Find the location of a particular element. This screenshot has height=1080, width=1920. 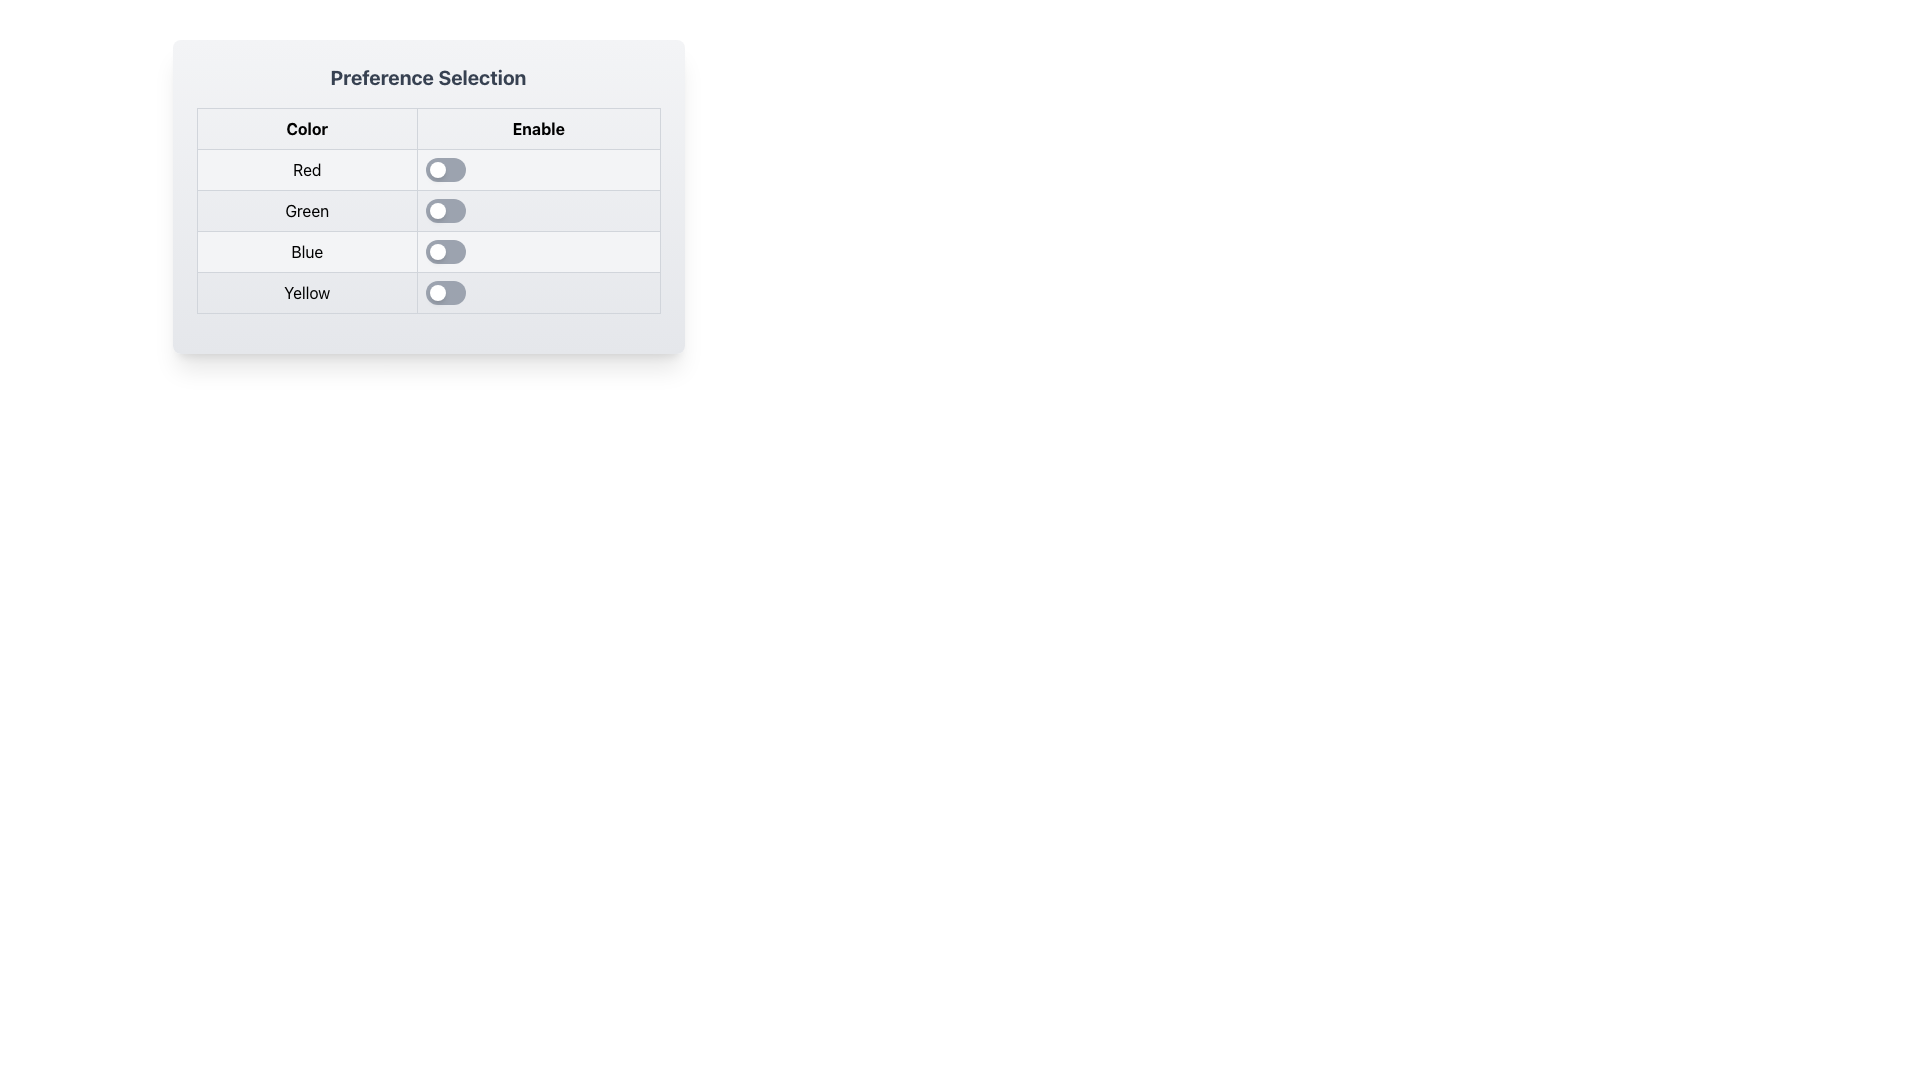

the toggle switch handle in the first row under the 'Enable' column of the 'Preference Selection' table is located at coordinates (436, 168).